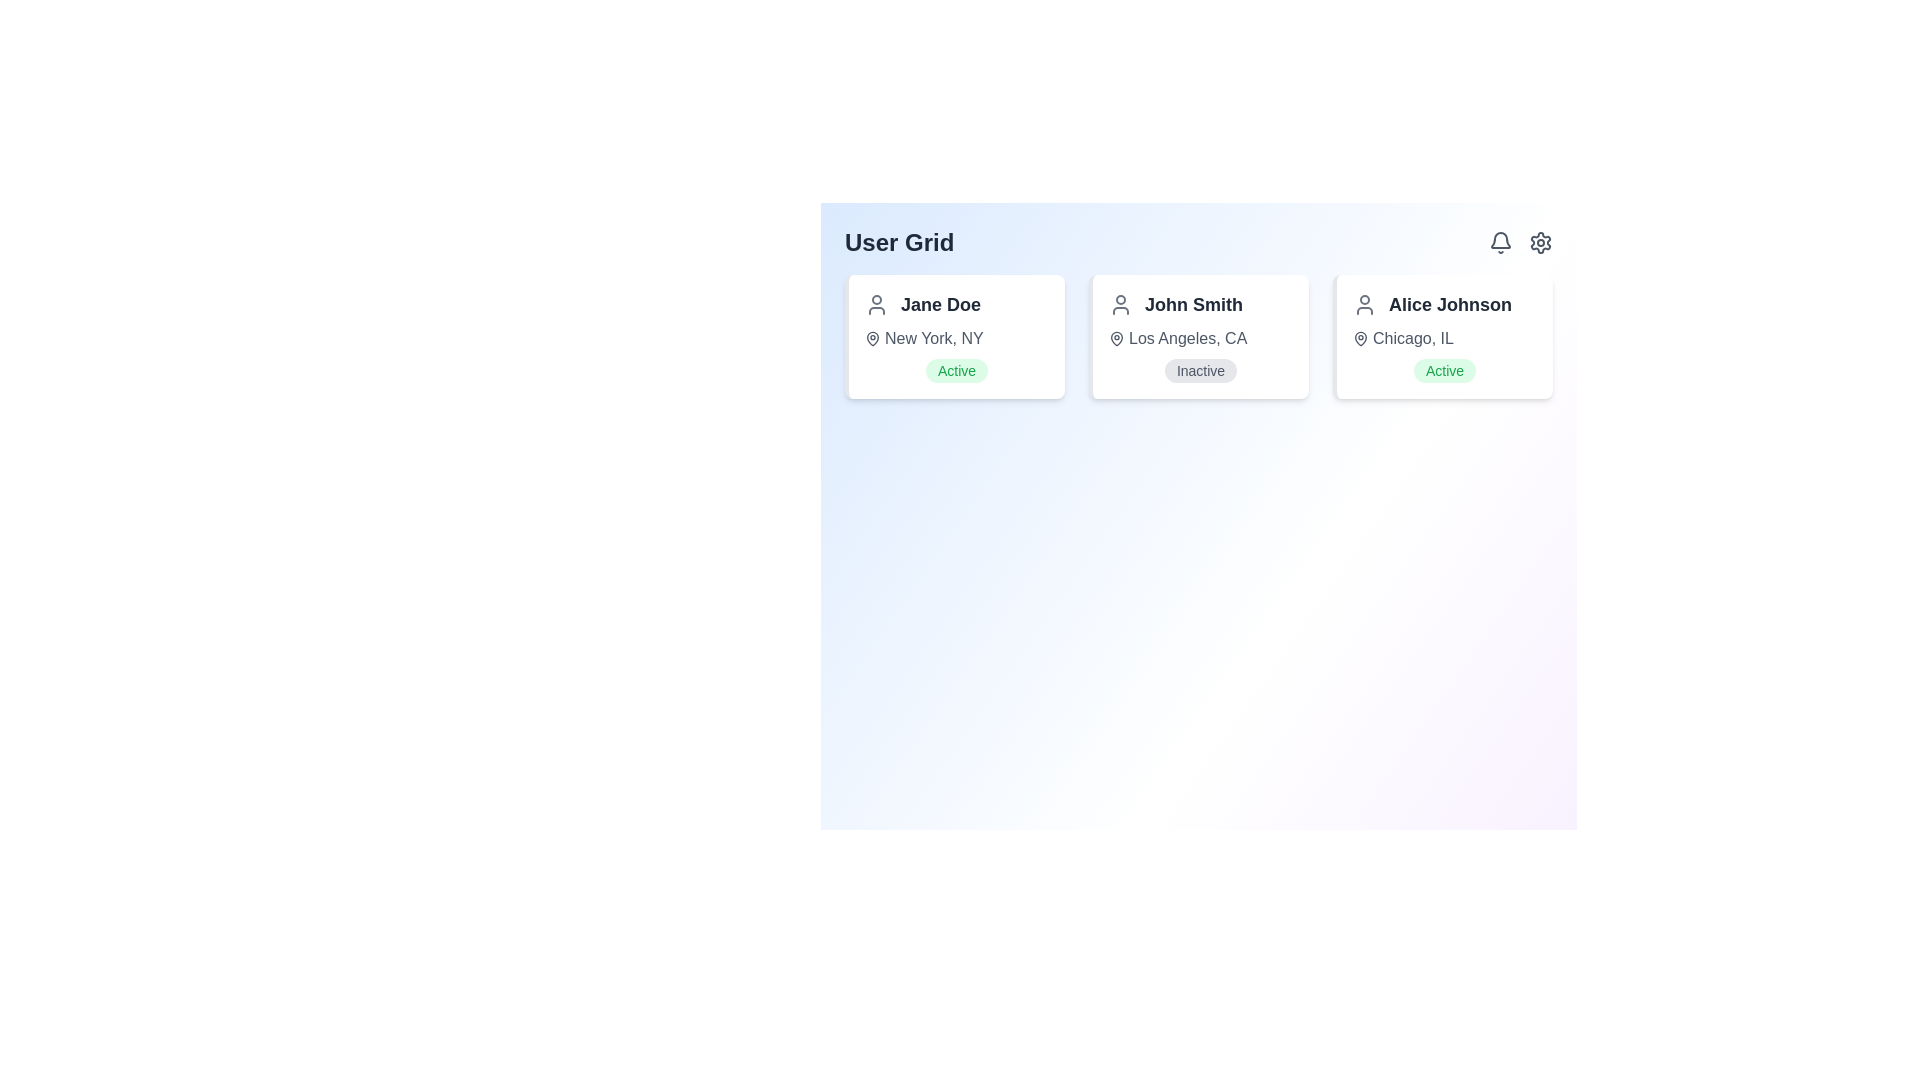 The width and height of the screenshot is (1920, 1080). I want to click on the geographical location icon adjacent to 'New York, NY' in the user information card, so click(873, 338).